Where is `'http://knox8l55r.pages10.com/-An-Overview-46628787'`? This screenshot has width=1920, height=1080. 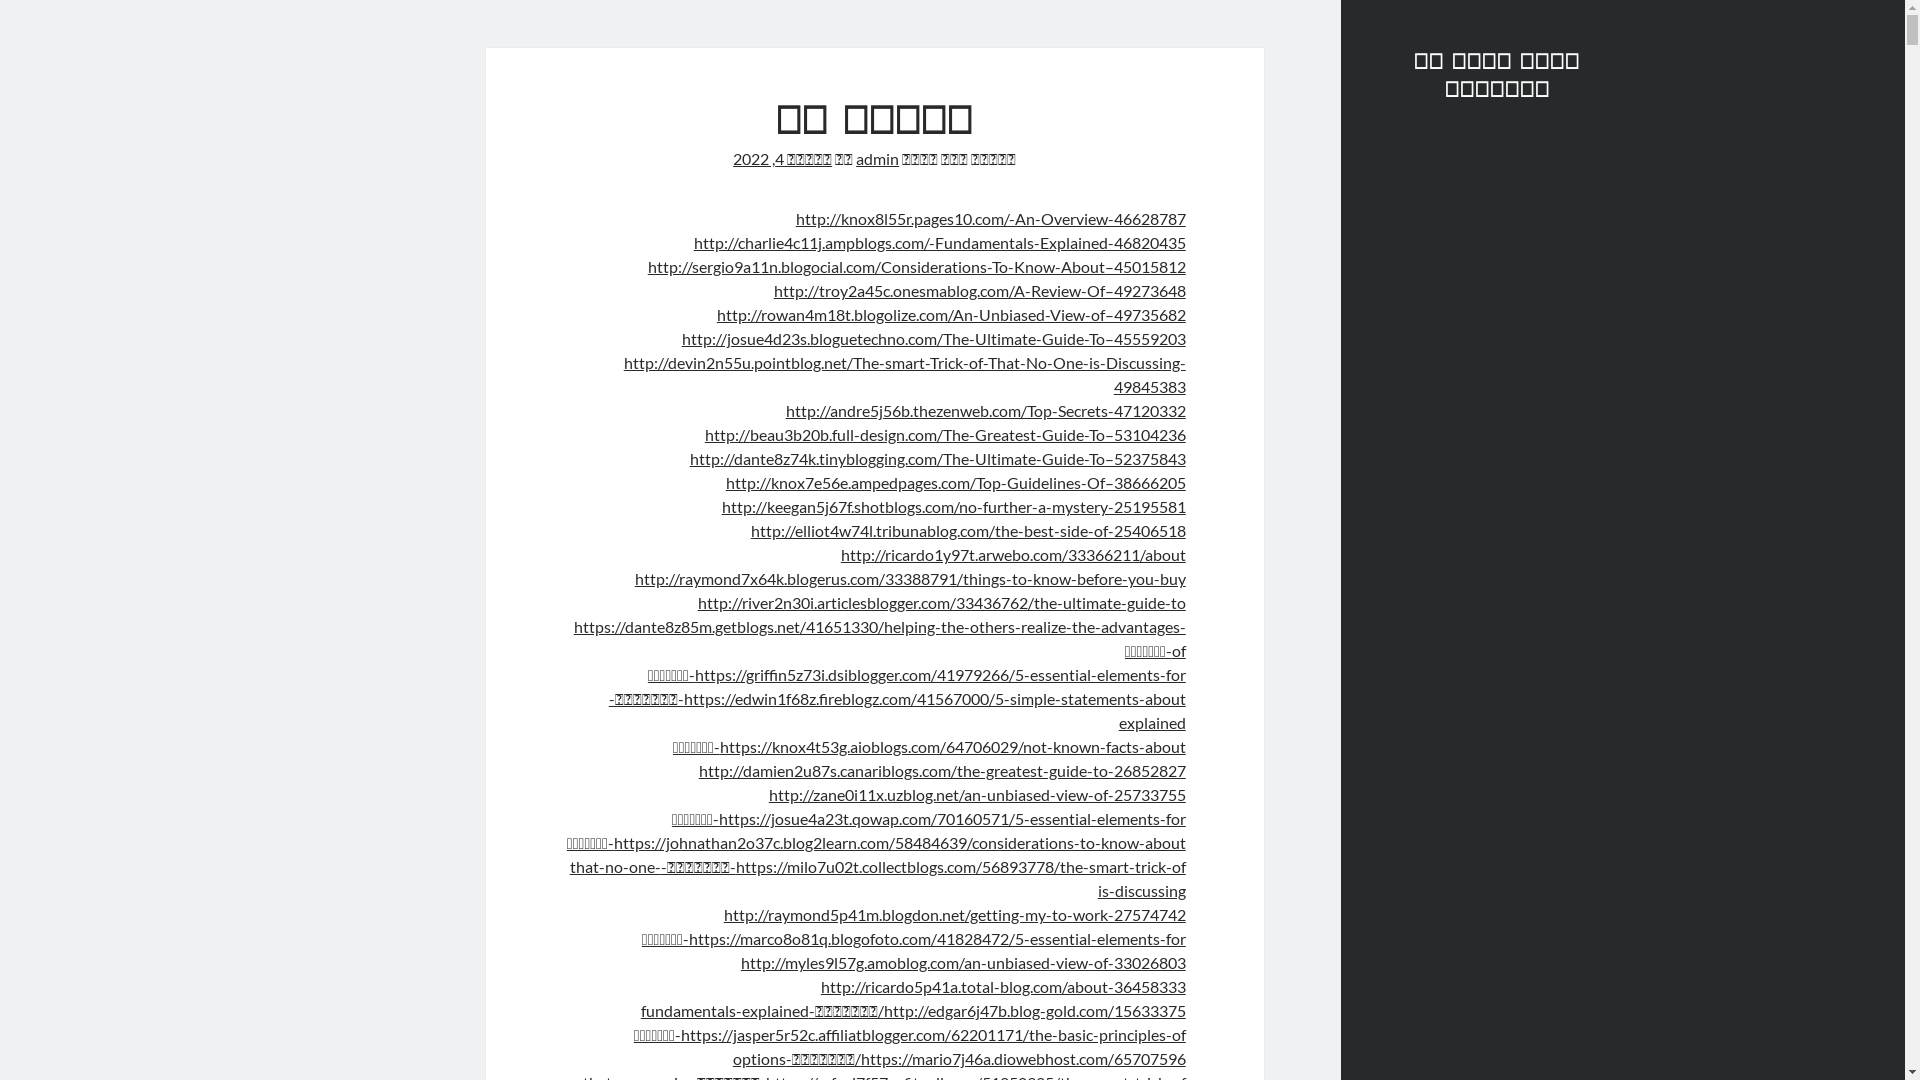
'http://knox8l55r.pages10.com/-An-Overview-46628787' is located at coordinates (990, 218).